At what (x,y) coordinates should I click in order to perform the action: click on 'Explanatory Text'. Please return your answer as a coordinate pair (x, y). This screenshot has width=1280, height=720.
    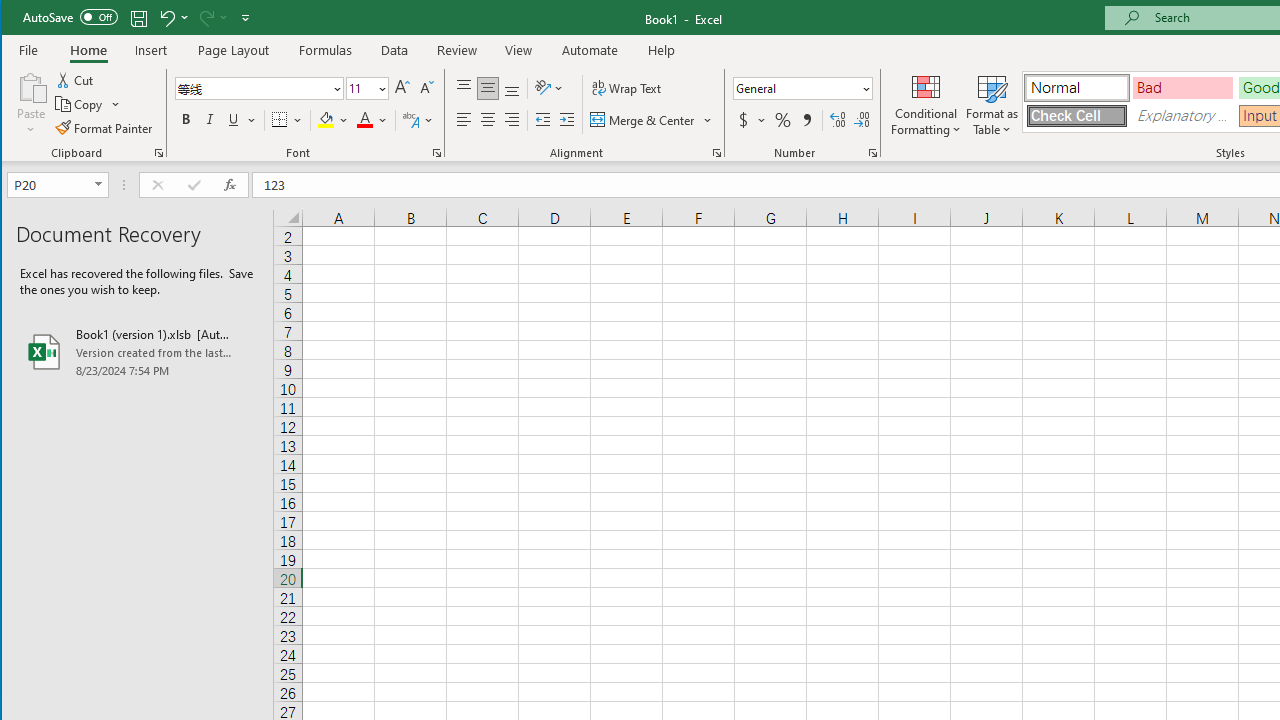
    Looking at the image, I should click on (1183, 116).